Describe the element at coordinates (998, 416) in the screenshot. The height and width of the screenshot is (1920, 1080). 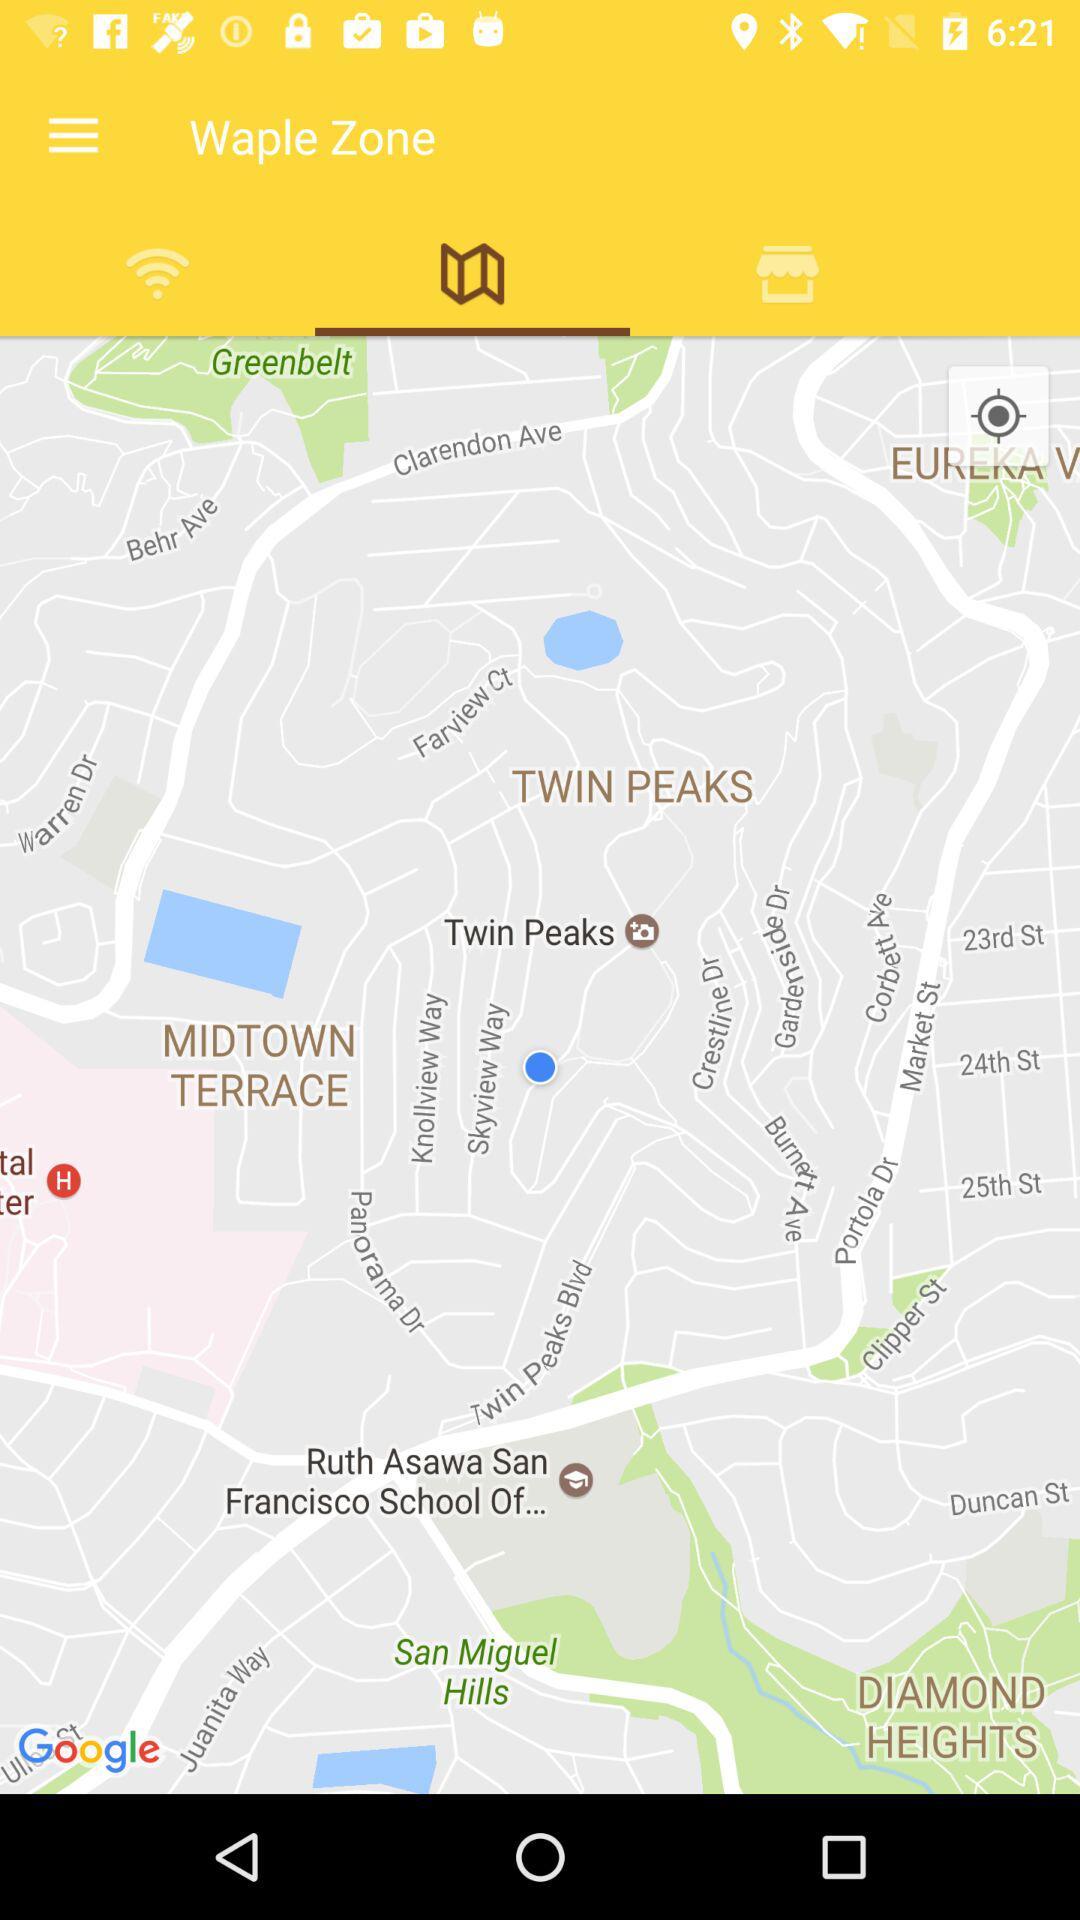
I see `the location_crosshair icon` at that location.